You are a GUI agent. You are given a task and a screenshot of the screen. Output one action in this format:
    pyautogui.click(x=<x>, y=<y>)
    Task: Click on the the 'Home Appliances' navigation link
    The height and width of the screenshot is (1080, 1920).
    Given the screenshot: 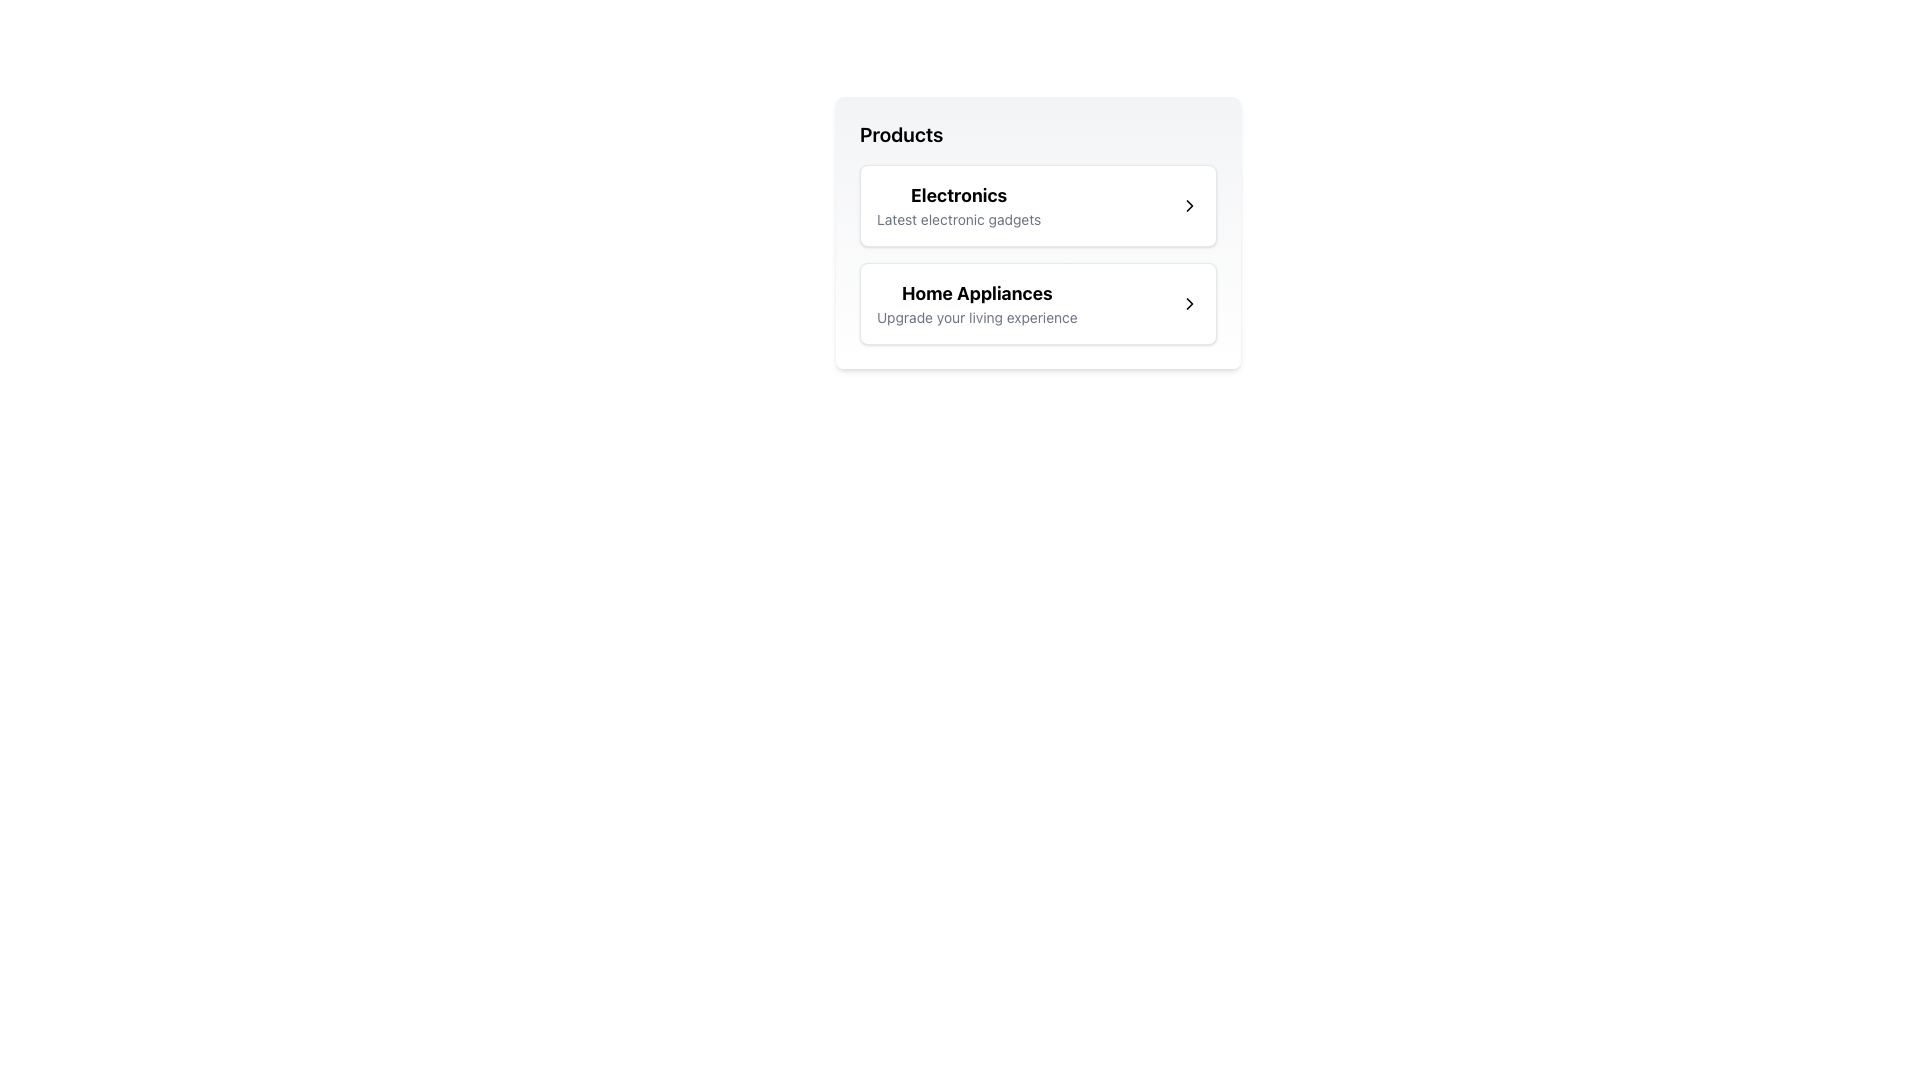 What is the action you would take?
    pyautogui.click(x=977, y=304)
    